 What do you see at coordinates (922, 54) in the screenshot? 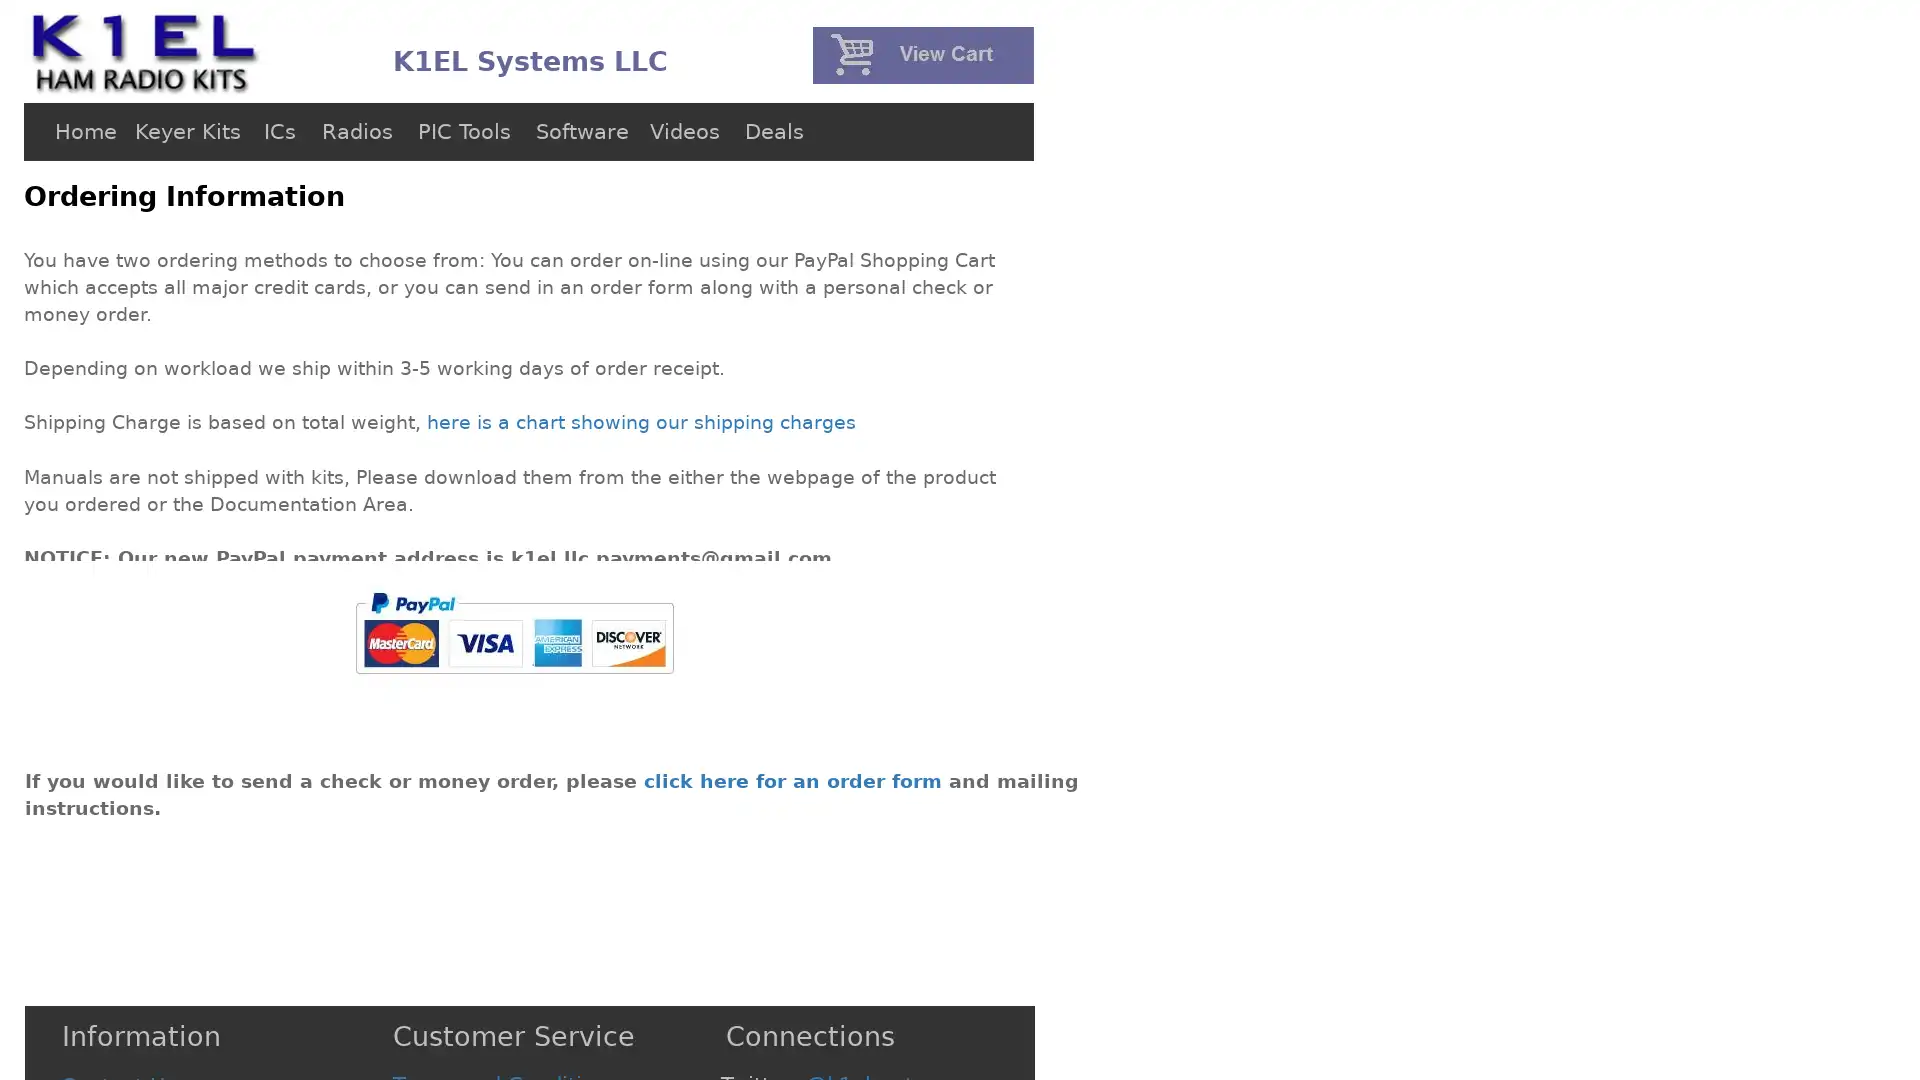
I see `PayPal - The safer, easier way to pay online!` at bounding box center [922, 54].